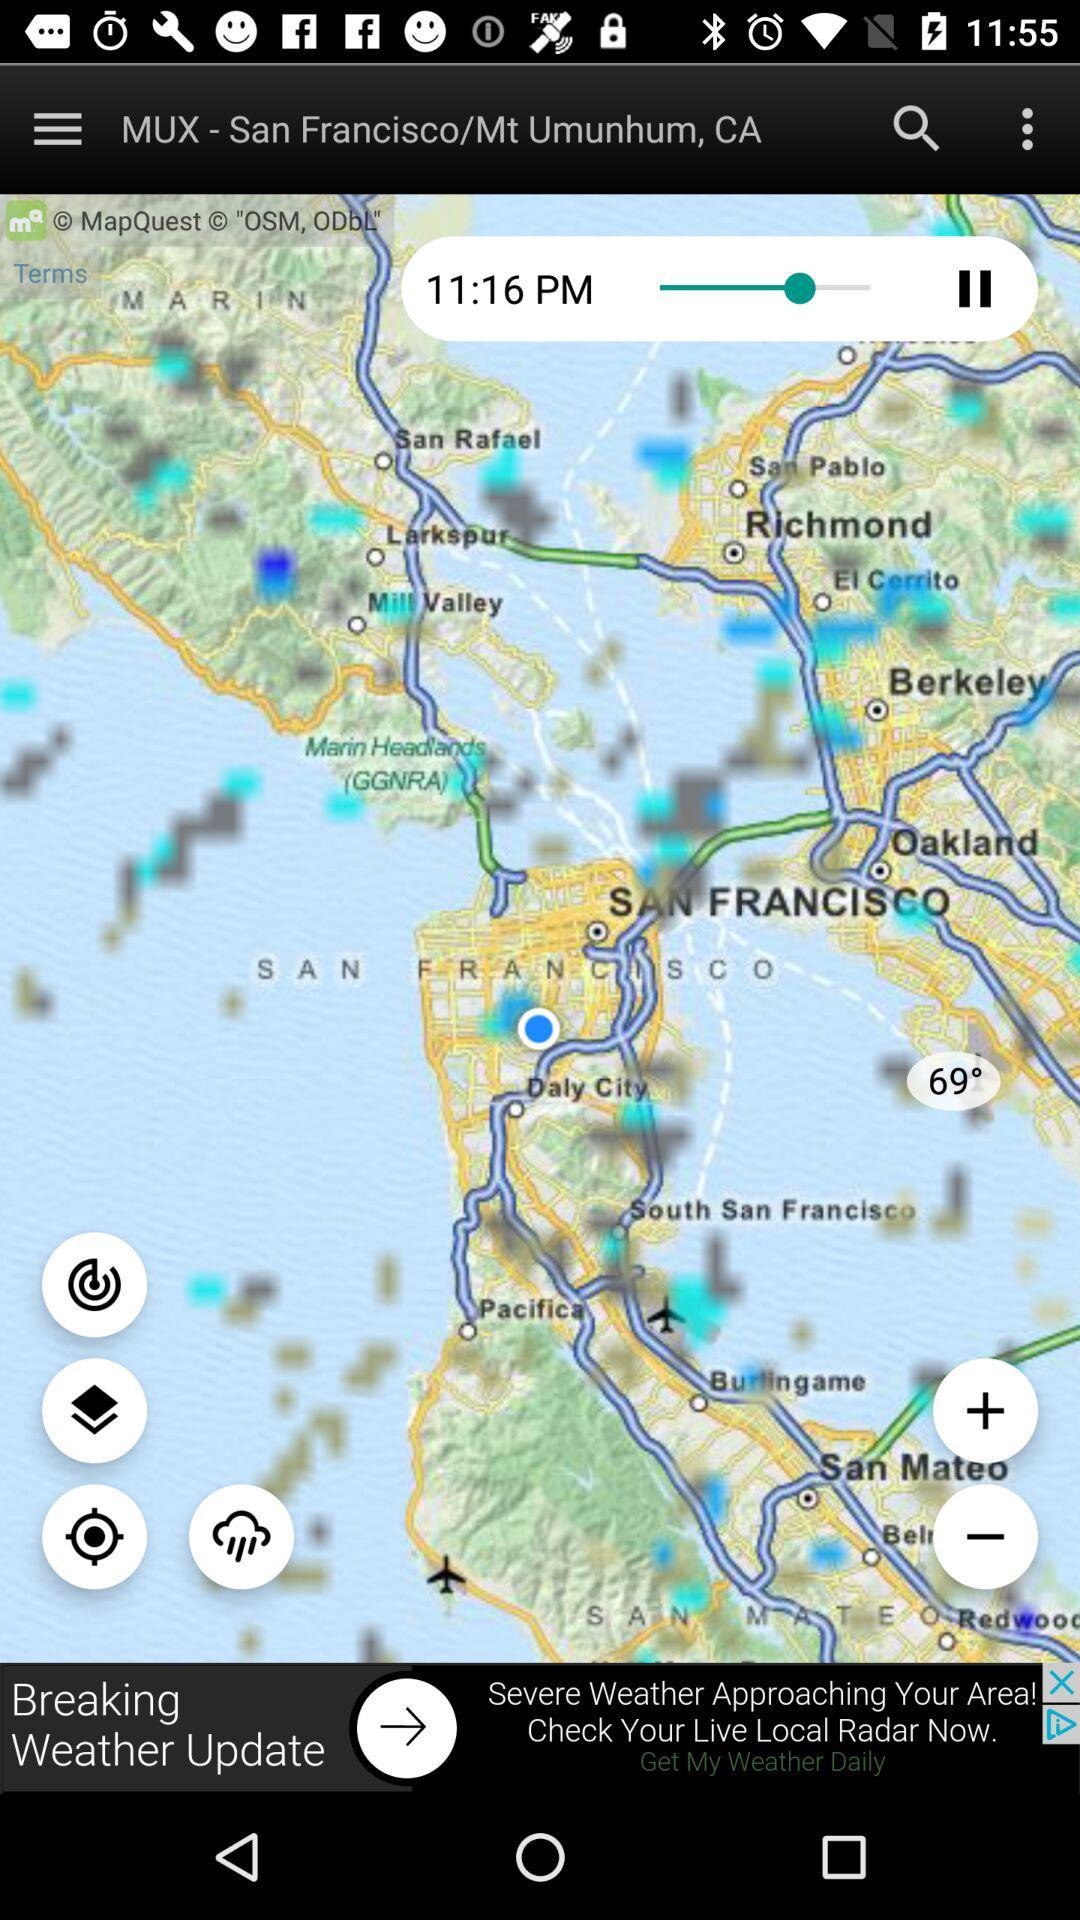 Image resolution: width=1080 pixels, height=1920 pixels. What do you see at coordinates (917, 127) in the screenshot?
I see `the search icon` at bounding box center [917, 127].